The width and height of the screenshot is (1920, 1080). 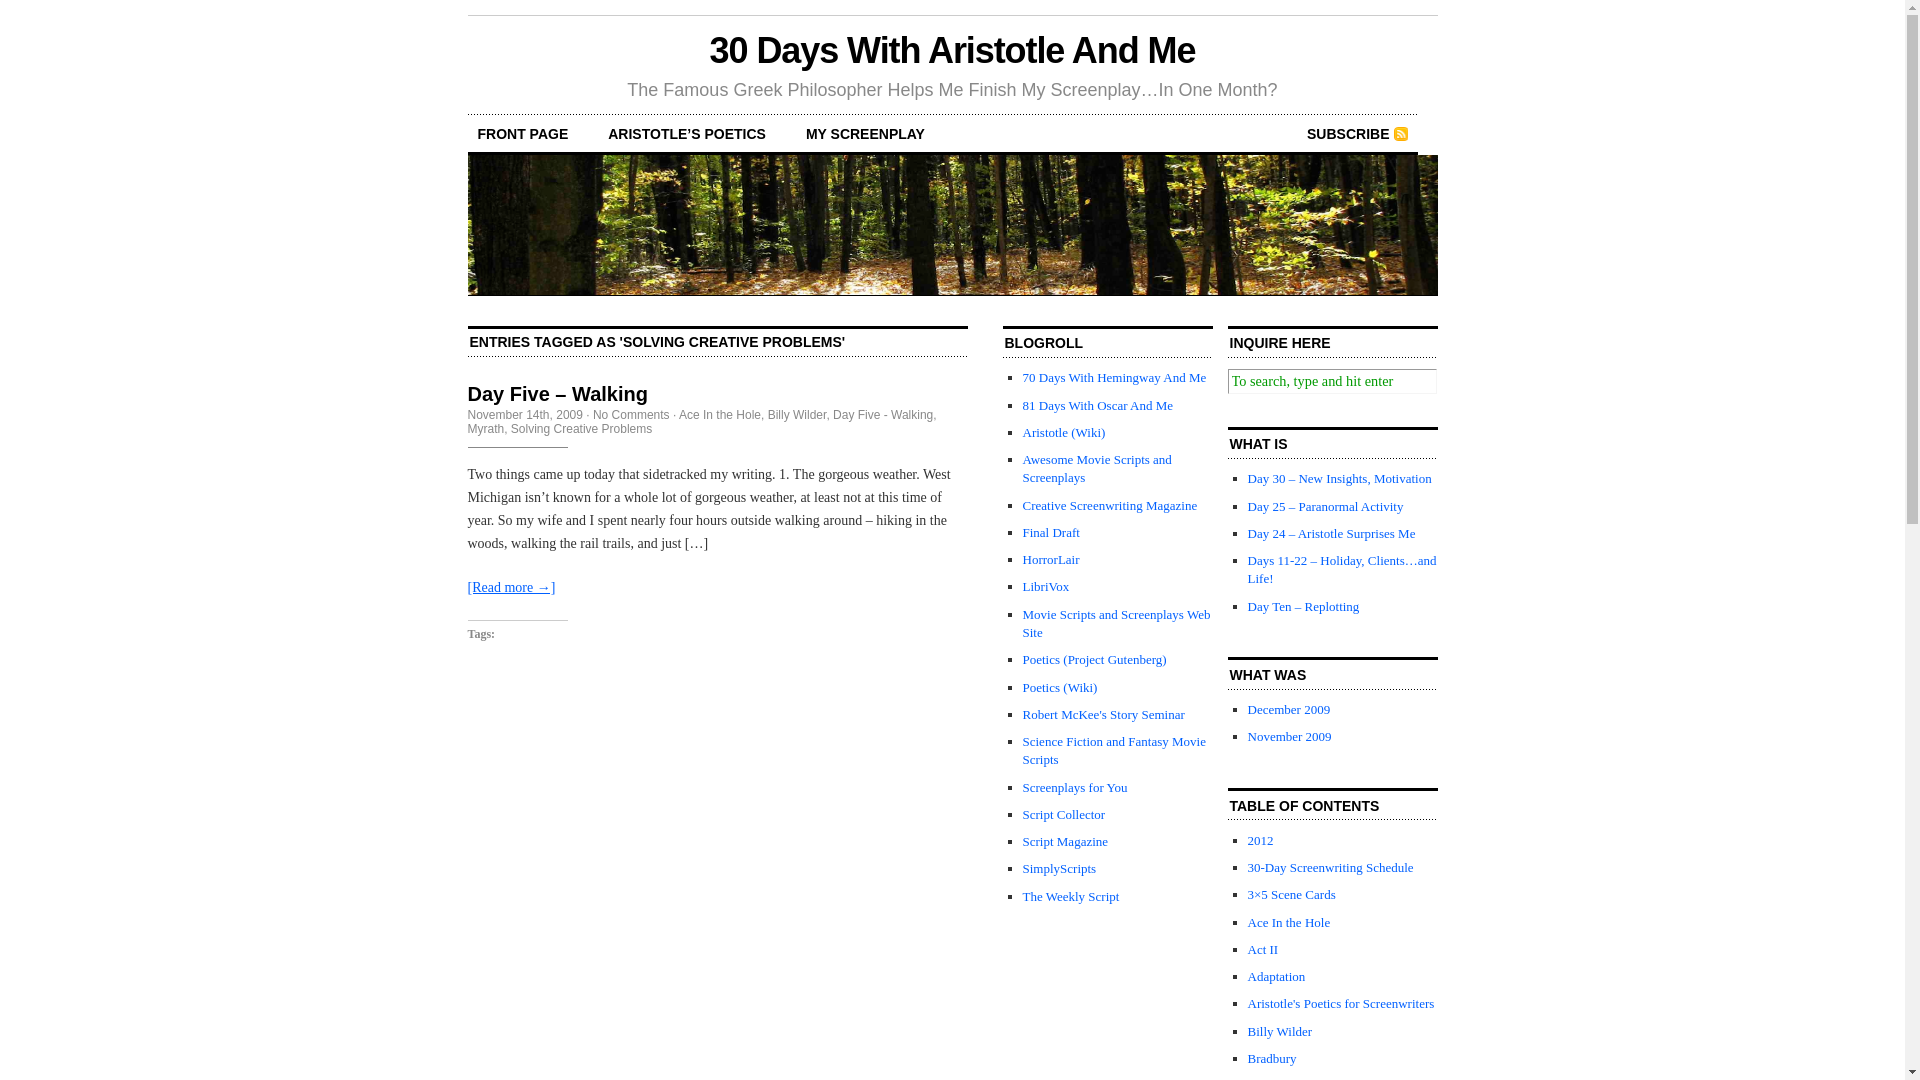 I want to click on 'SUBSCRIBE', so click(x=1357, y=134).